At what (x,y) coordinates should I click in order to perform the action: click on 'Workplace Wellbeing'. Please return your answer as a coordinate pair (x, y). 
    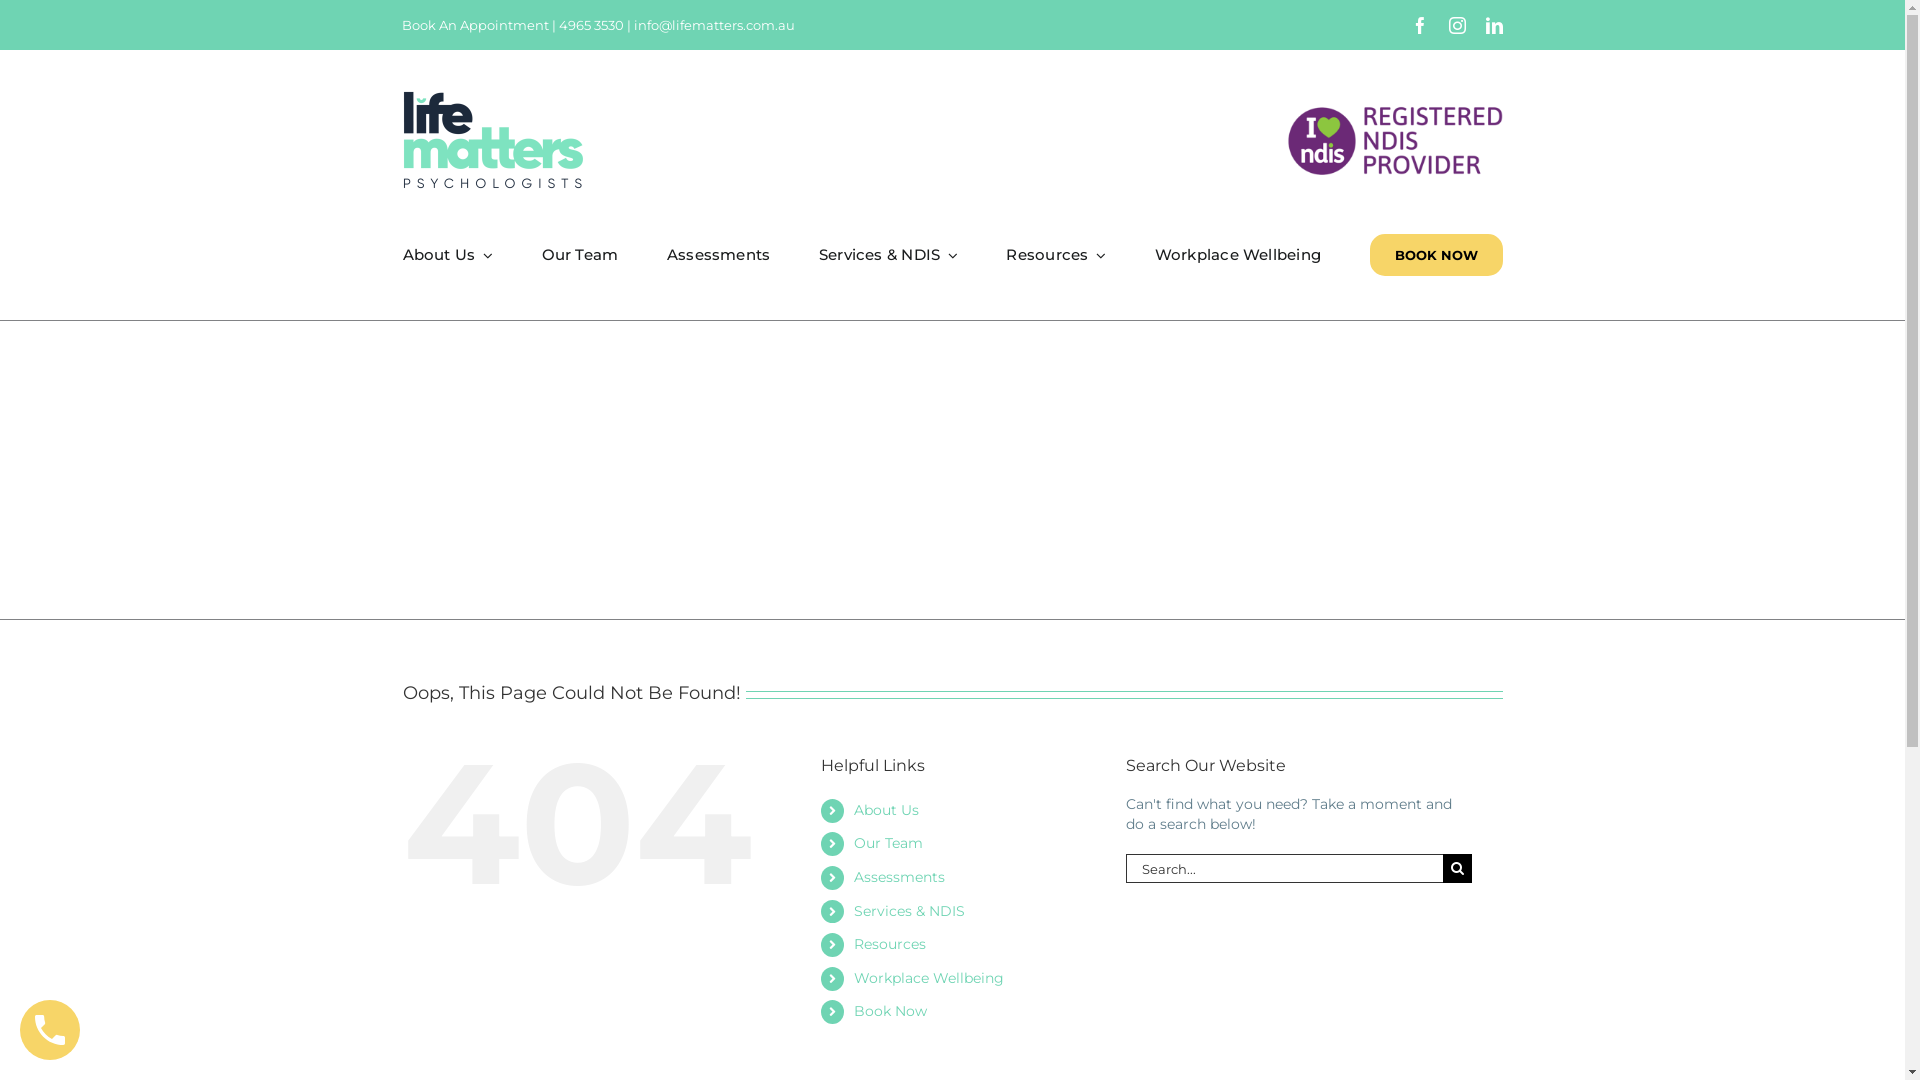
    Looking at the image, I should click on (928, 977).